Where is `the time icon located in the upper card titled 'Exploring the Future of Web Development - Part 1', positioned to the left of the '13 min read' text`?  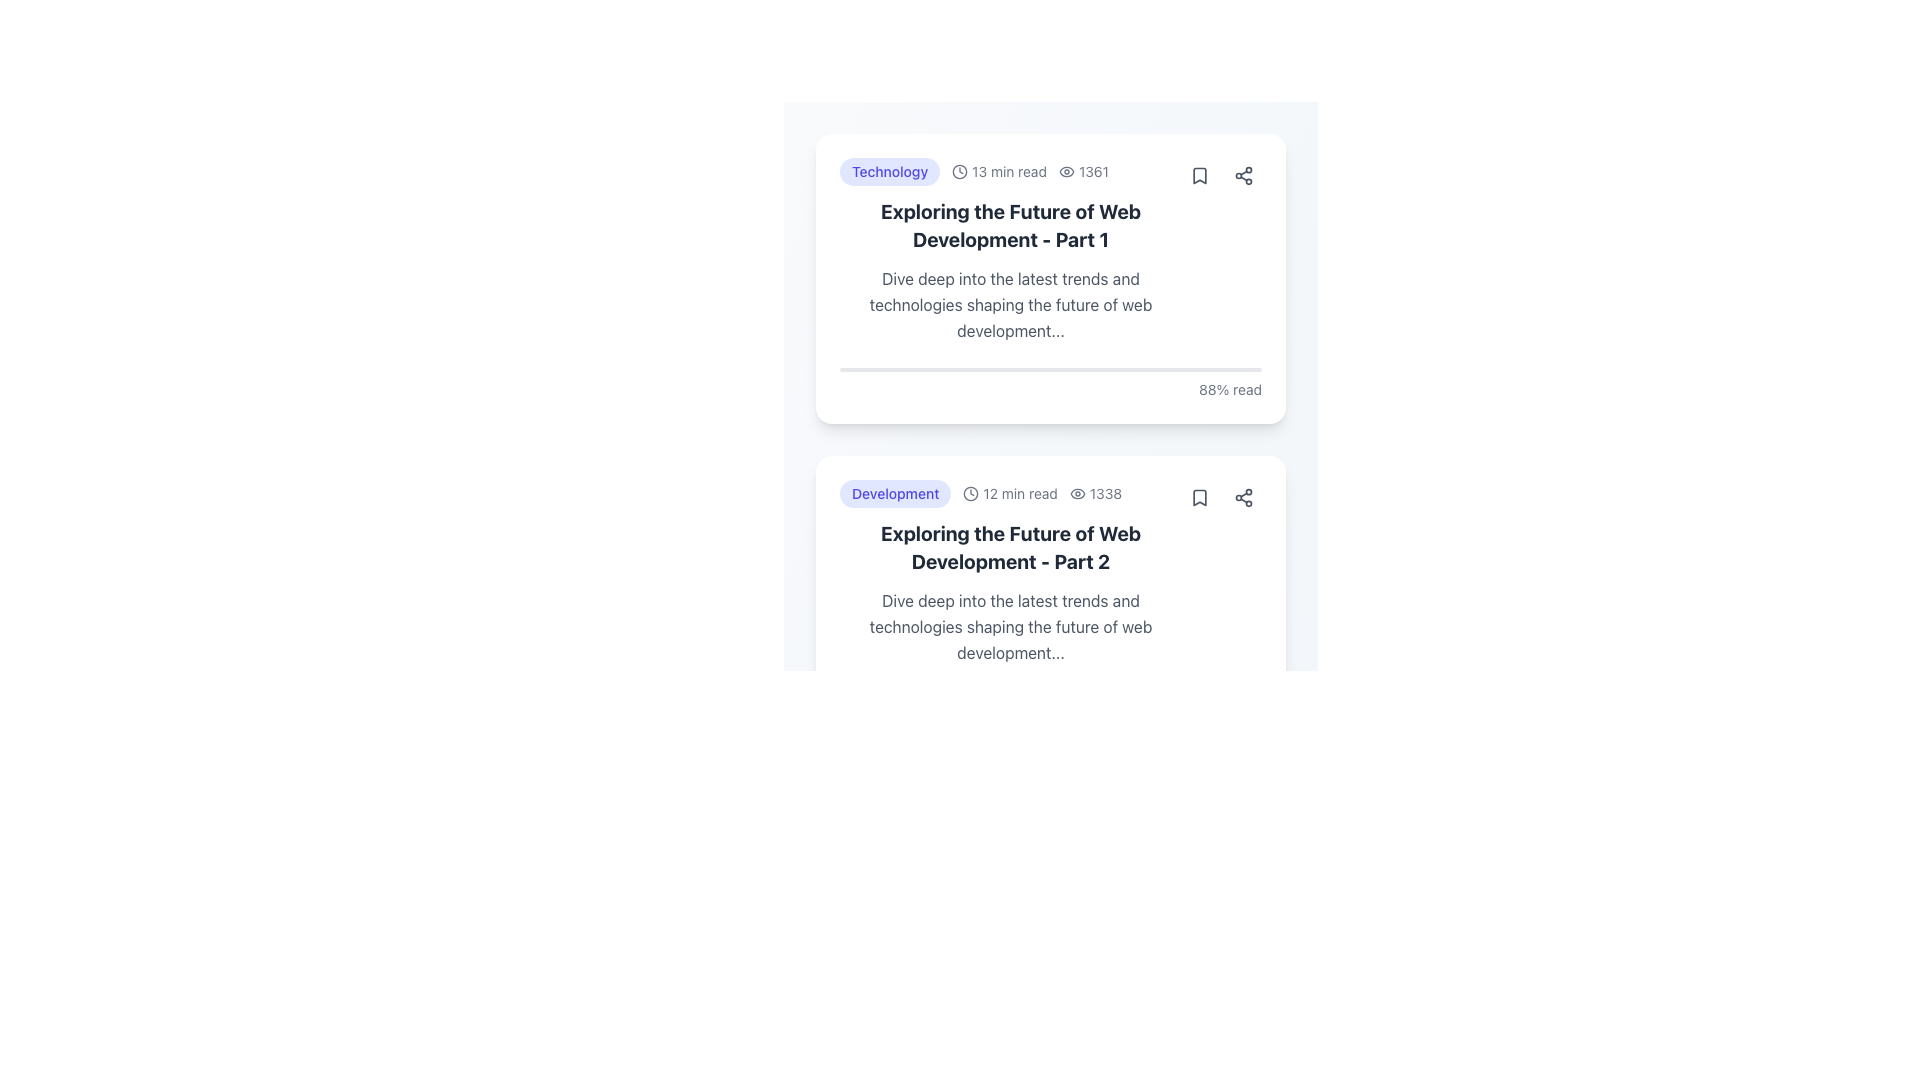
the time icon located in the upper card titled 'Exploring the Future of Web Development - Part 1', positioned to the left of the '13 min read' text is located at coordinates (960, 171).